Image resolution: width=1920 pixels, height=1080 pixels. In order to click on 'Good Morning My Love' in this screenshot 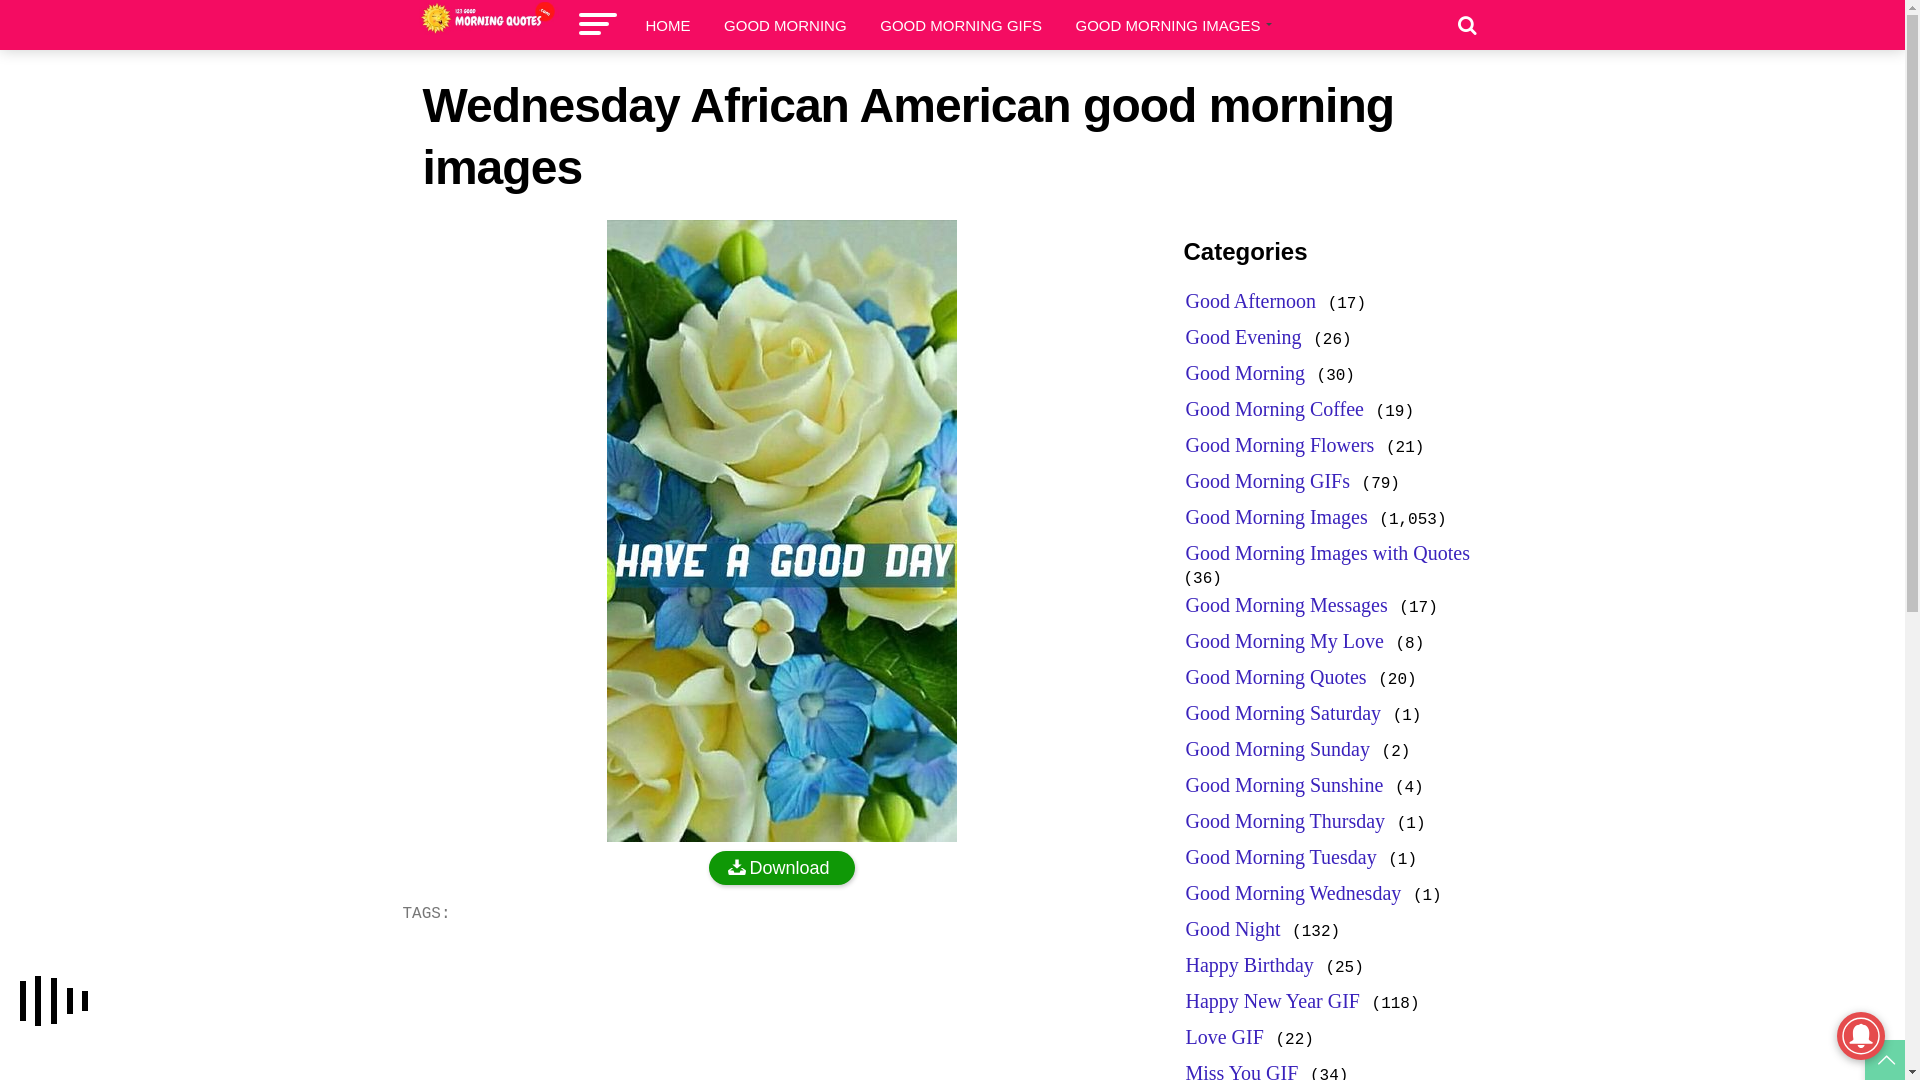, I will do `click(1285, 640)`.